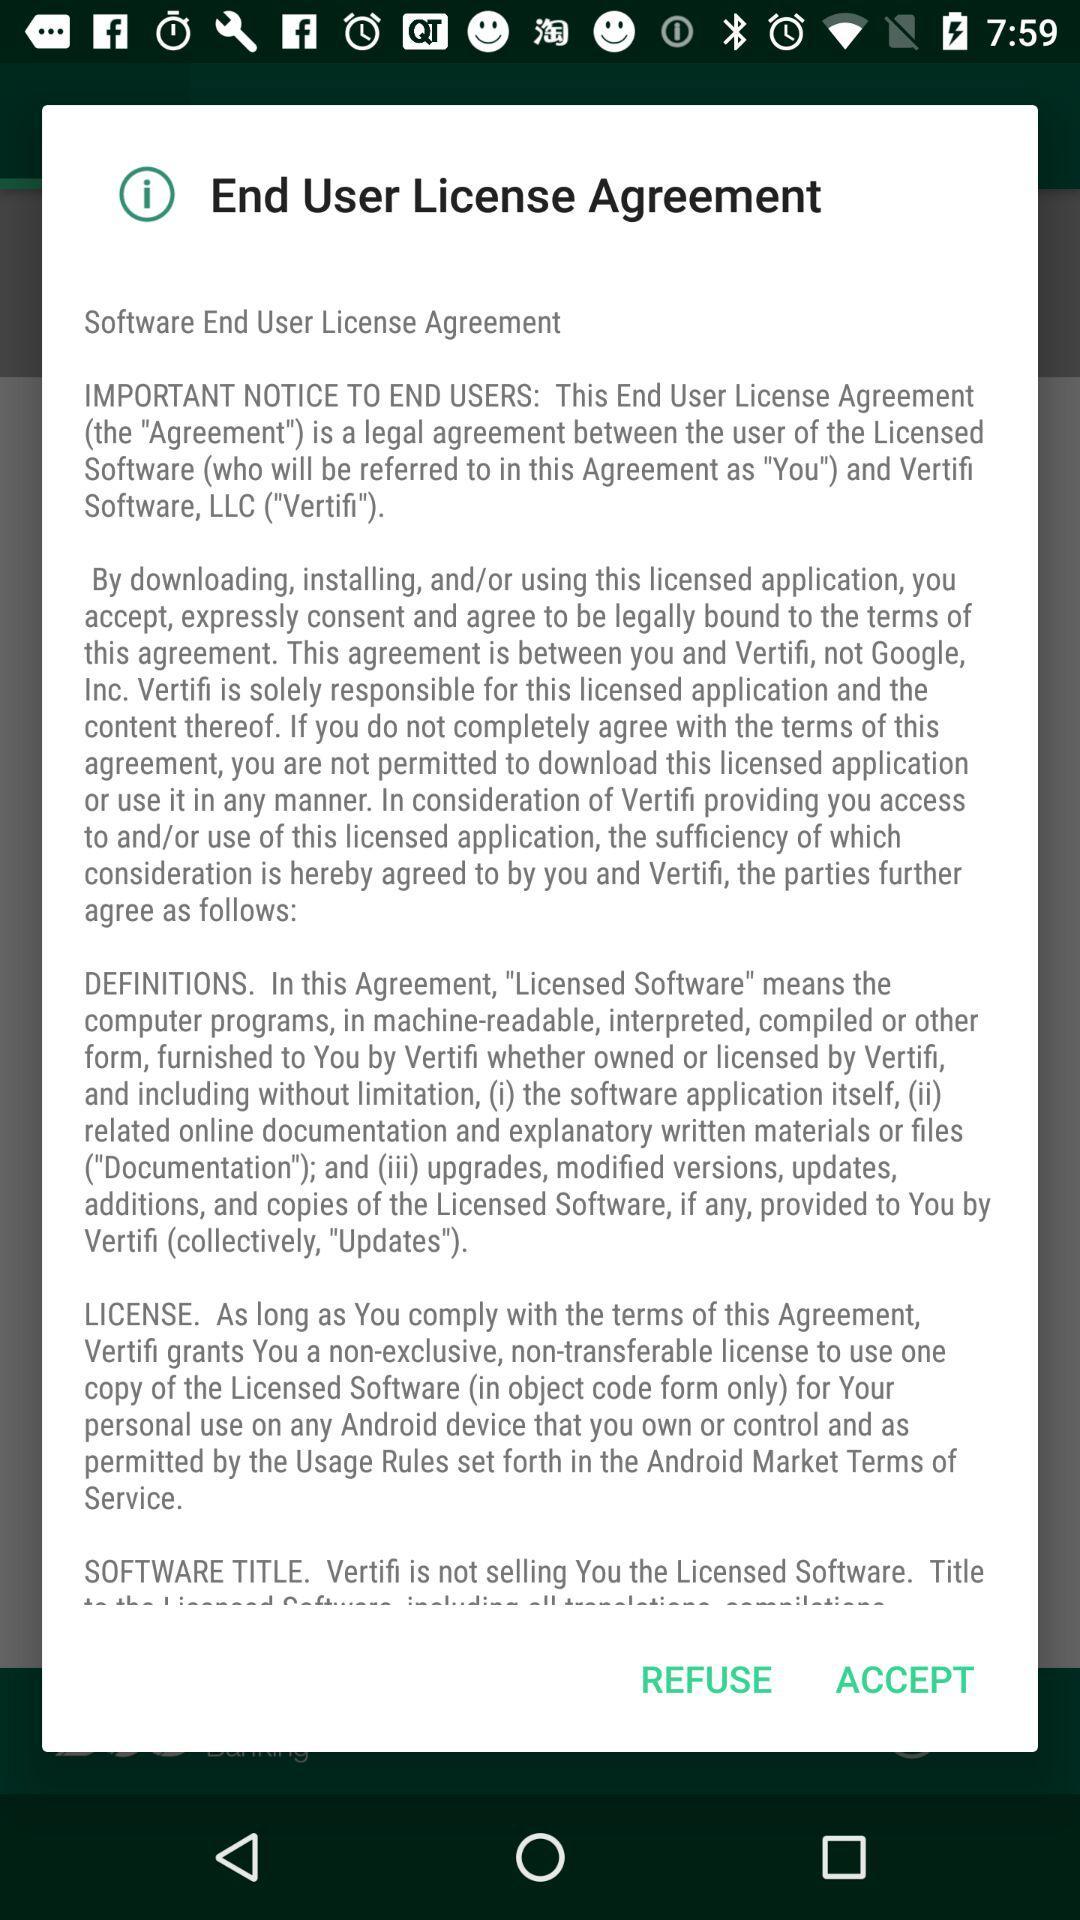 This screenshot has height=1920, width=1080. I want to click on item to the left of accept icon, so click(705, 1678).